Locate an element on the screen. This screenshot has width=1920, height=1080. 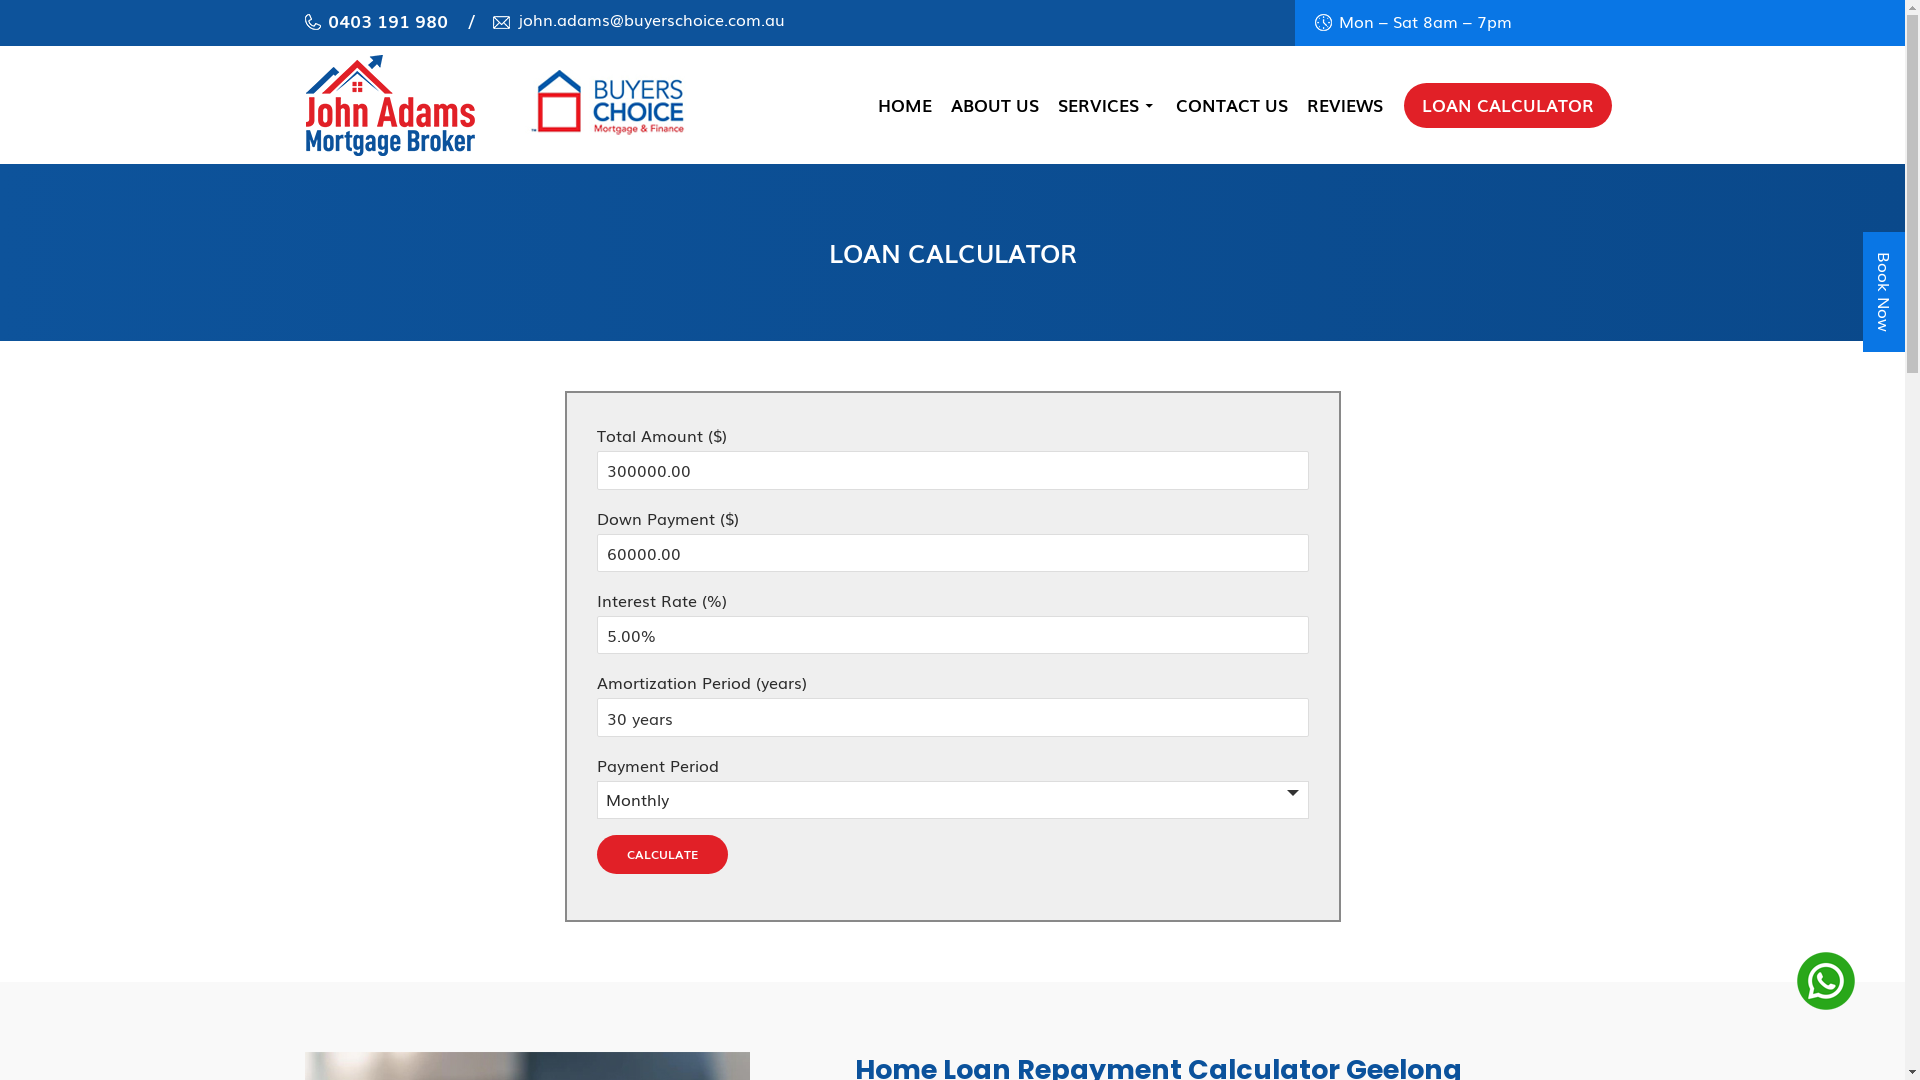
'SERVICES' is located at coordinates (1106, 104).